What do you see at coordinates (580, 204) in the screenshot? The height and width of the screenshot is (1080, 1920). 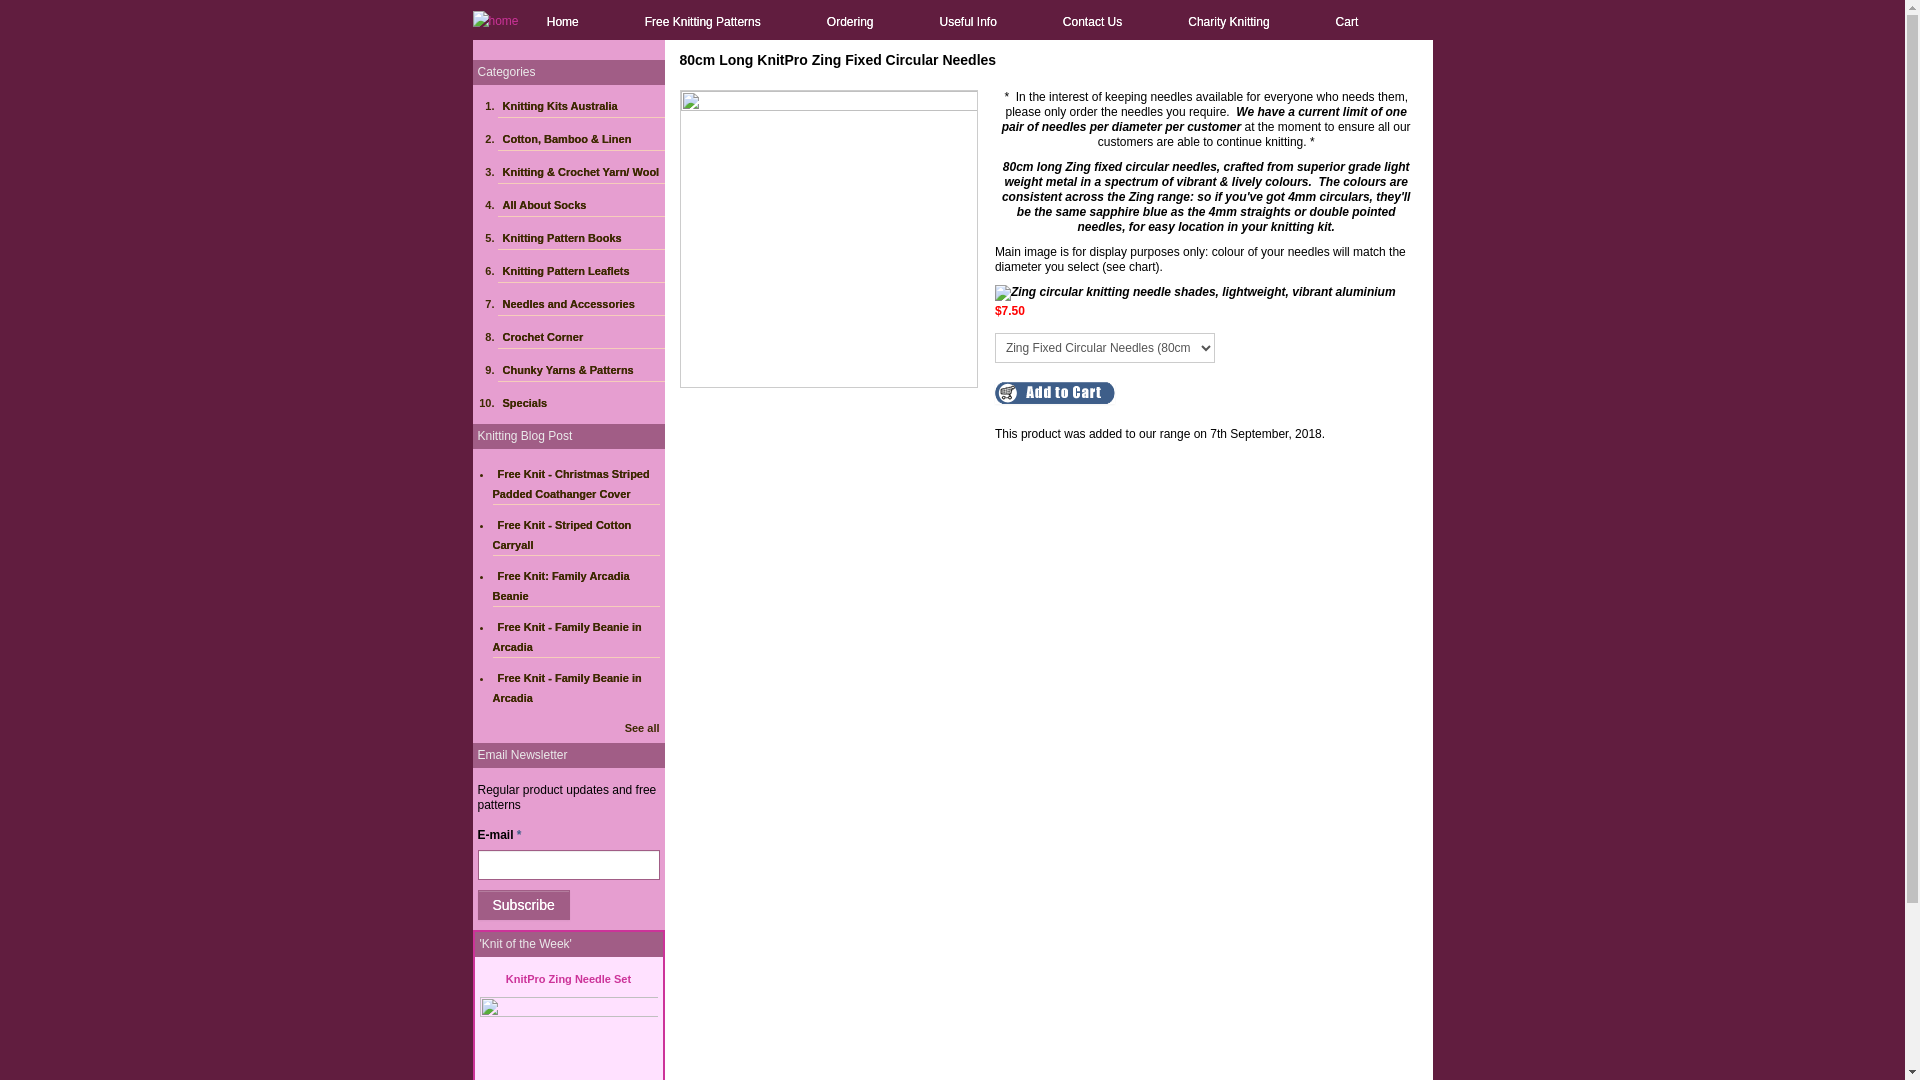 I see `'All About Socks'` at bounding box center [580, 204].